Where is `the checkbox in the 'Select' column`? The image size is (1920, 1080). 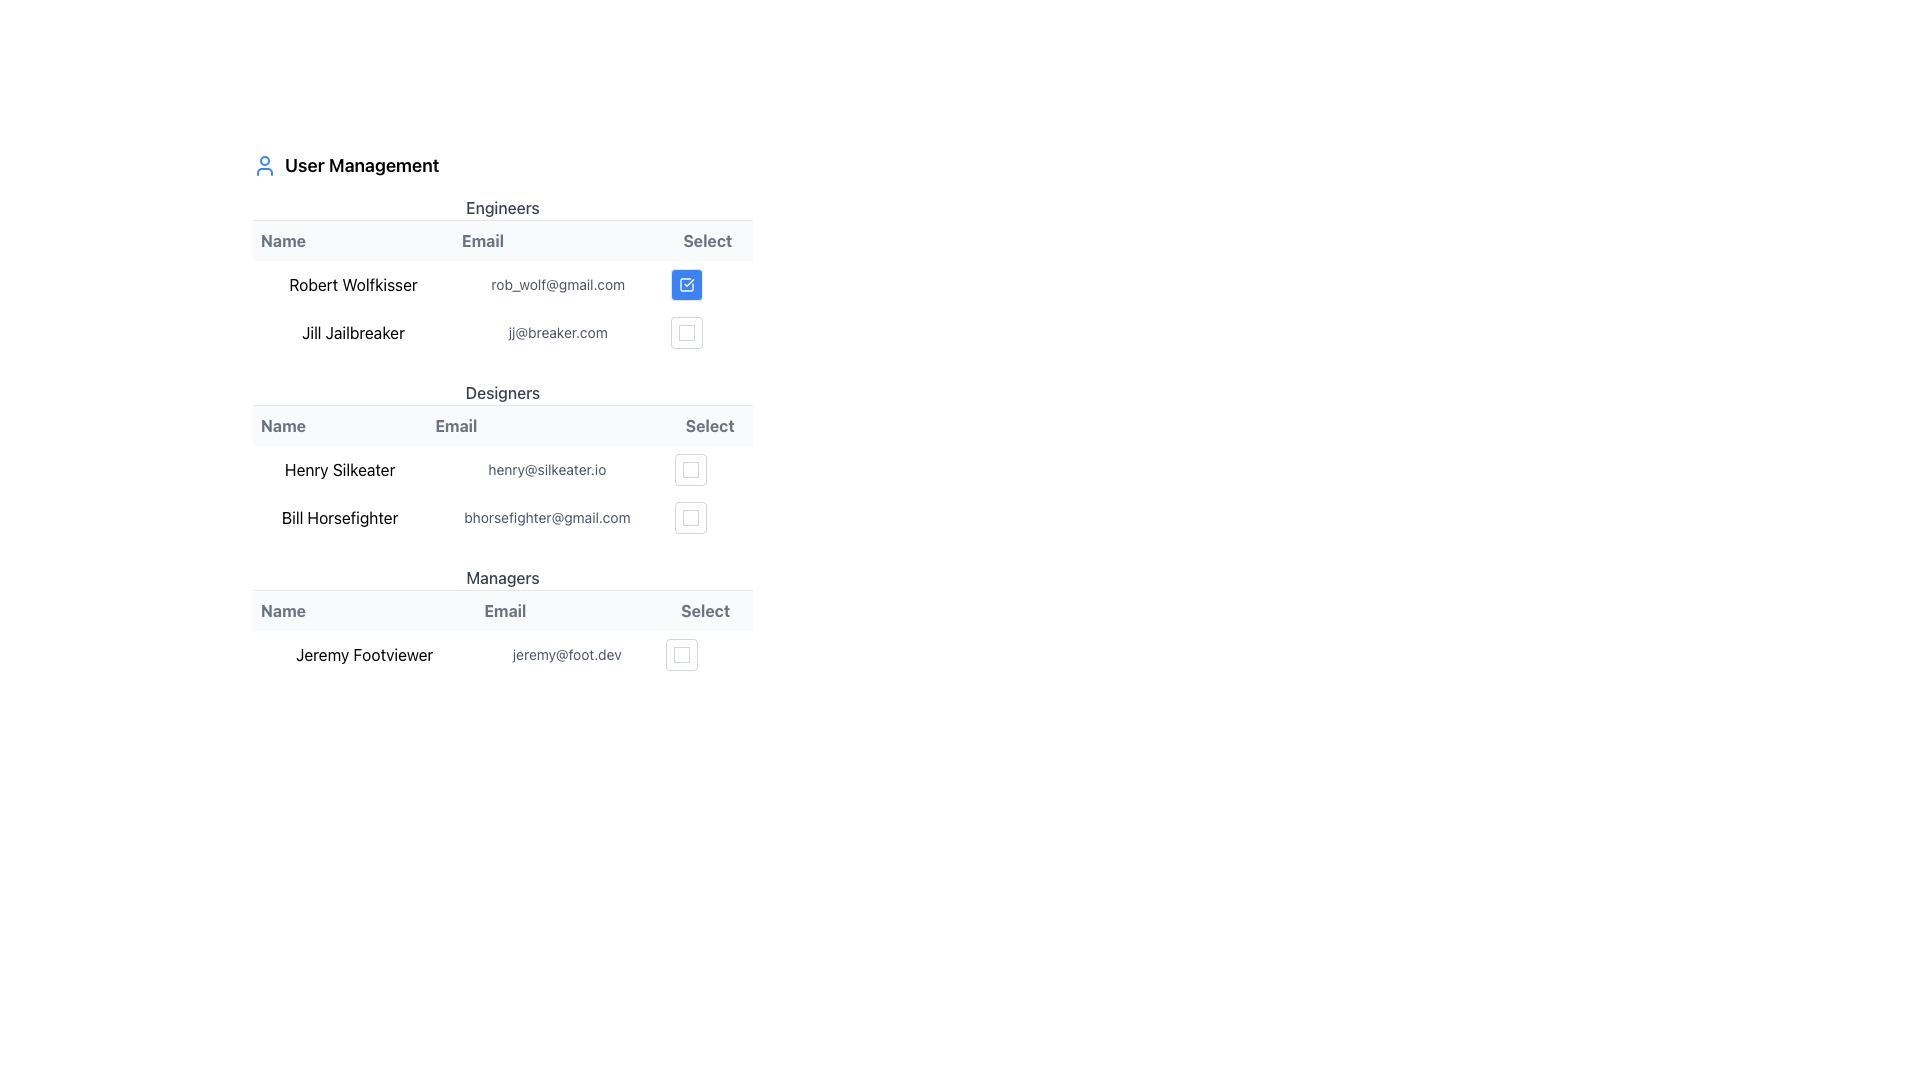
the checkbox in the 'Select' column is located at coordinates (691, 470).